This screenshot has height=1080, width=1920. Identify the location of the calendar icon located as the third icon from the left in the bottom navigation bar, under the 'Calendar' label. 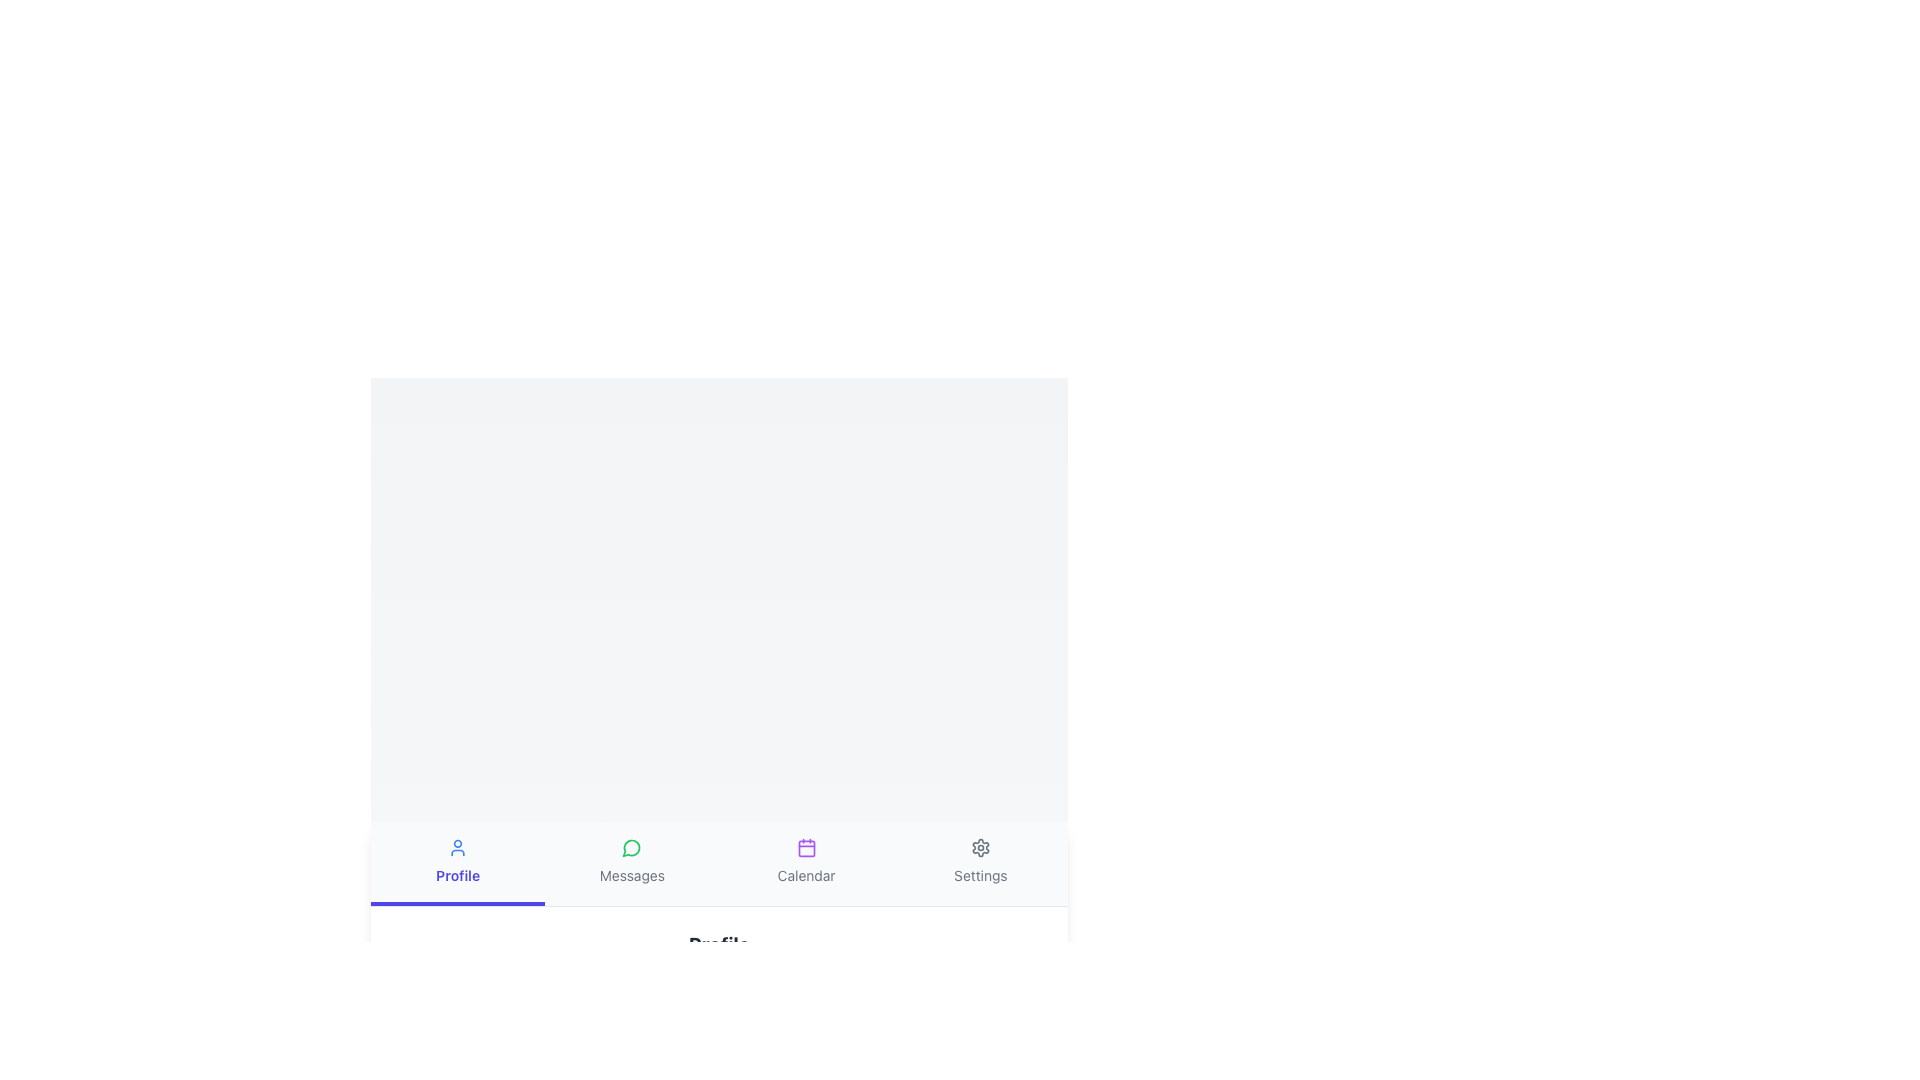
(806, 848).